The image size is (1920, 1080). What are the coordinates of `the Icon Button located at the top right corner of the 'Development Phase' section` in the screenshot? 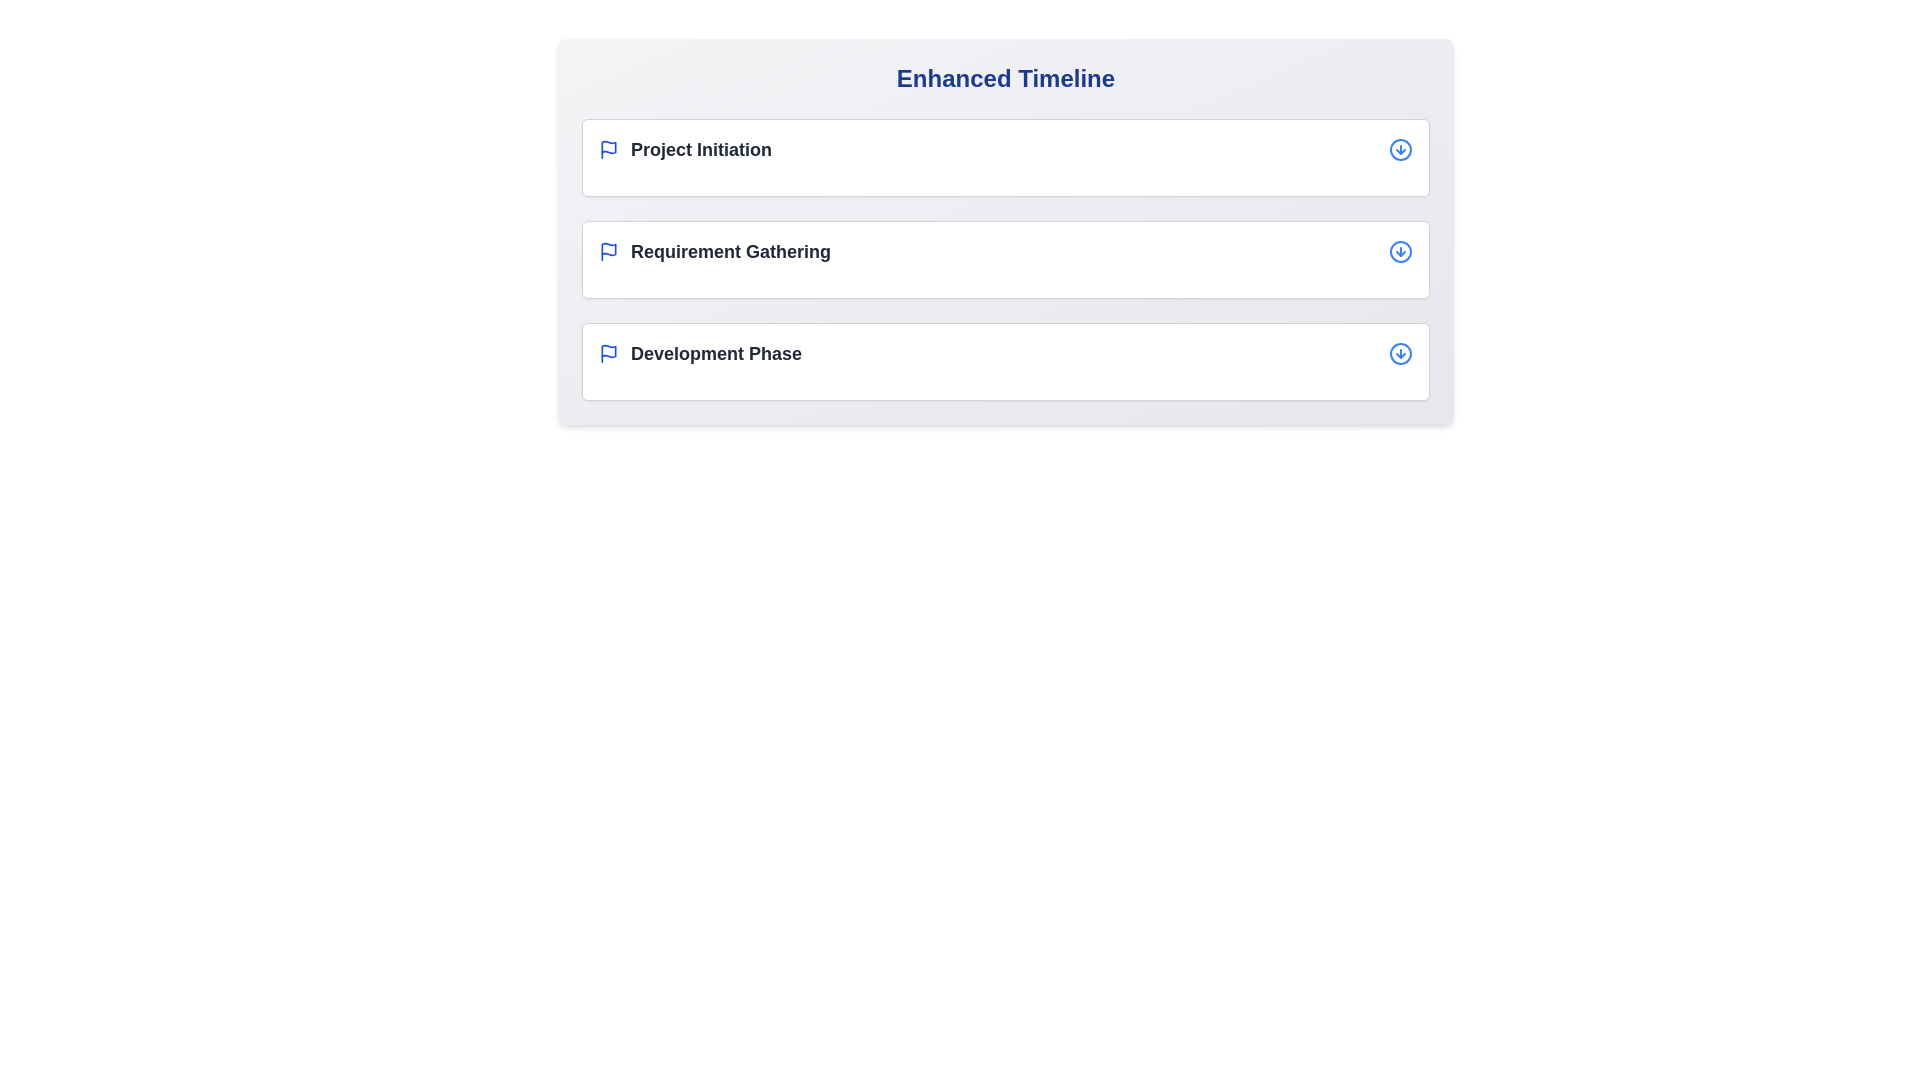 It's located at (1400, 353).